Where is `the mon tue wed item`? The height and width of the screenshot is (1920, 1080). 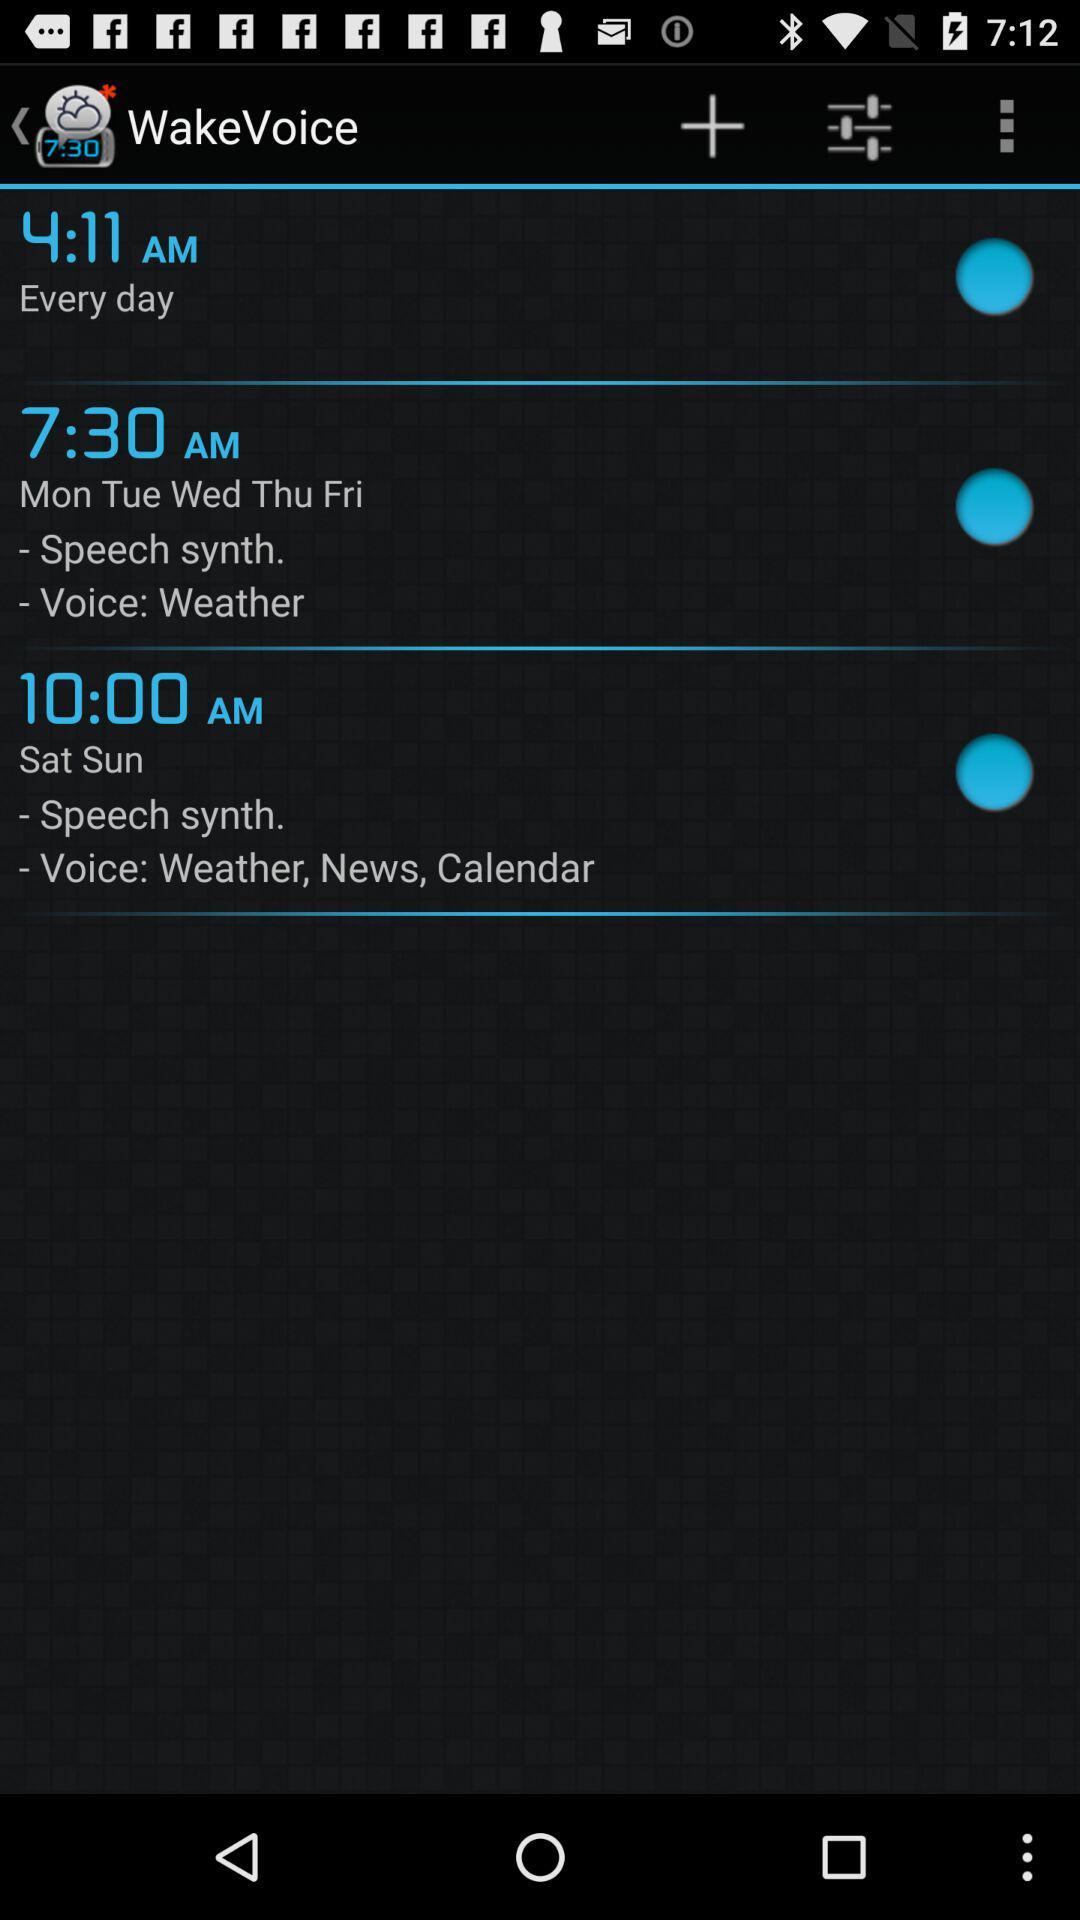
the mon tue wed item is located at coordinates (453, 497).